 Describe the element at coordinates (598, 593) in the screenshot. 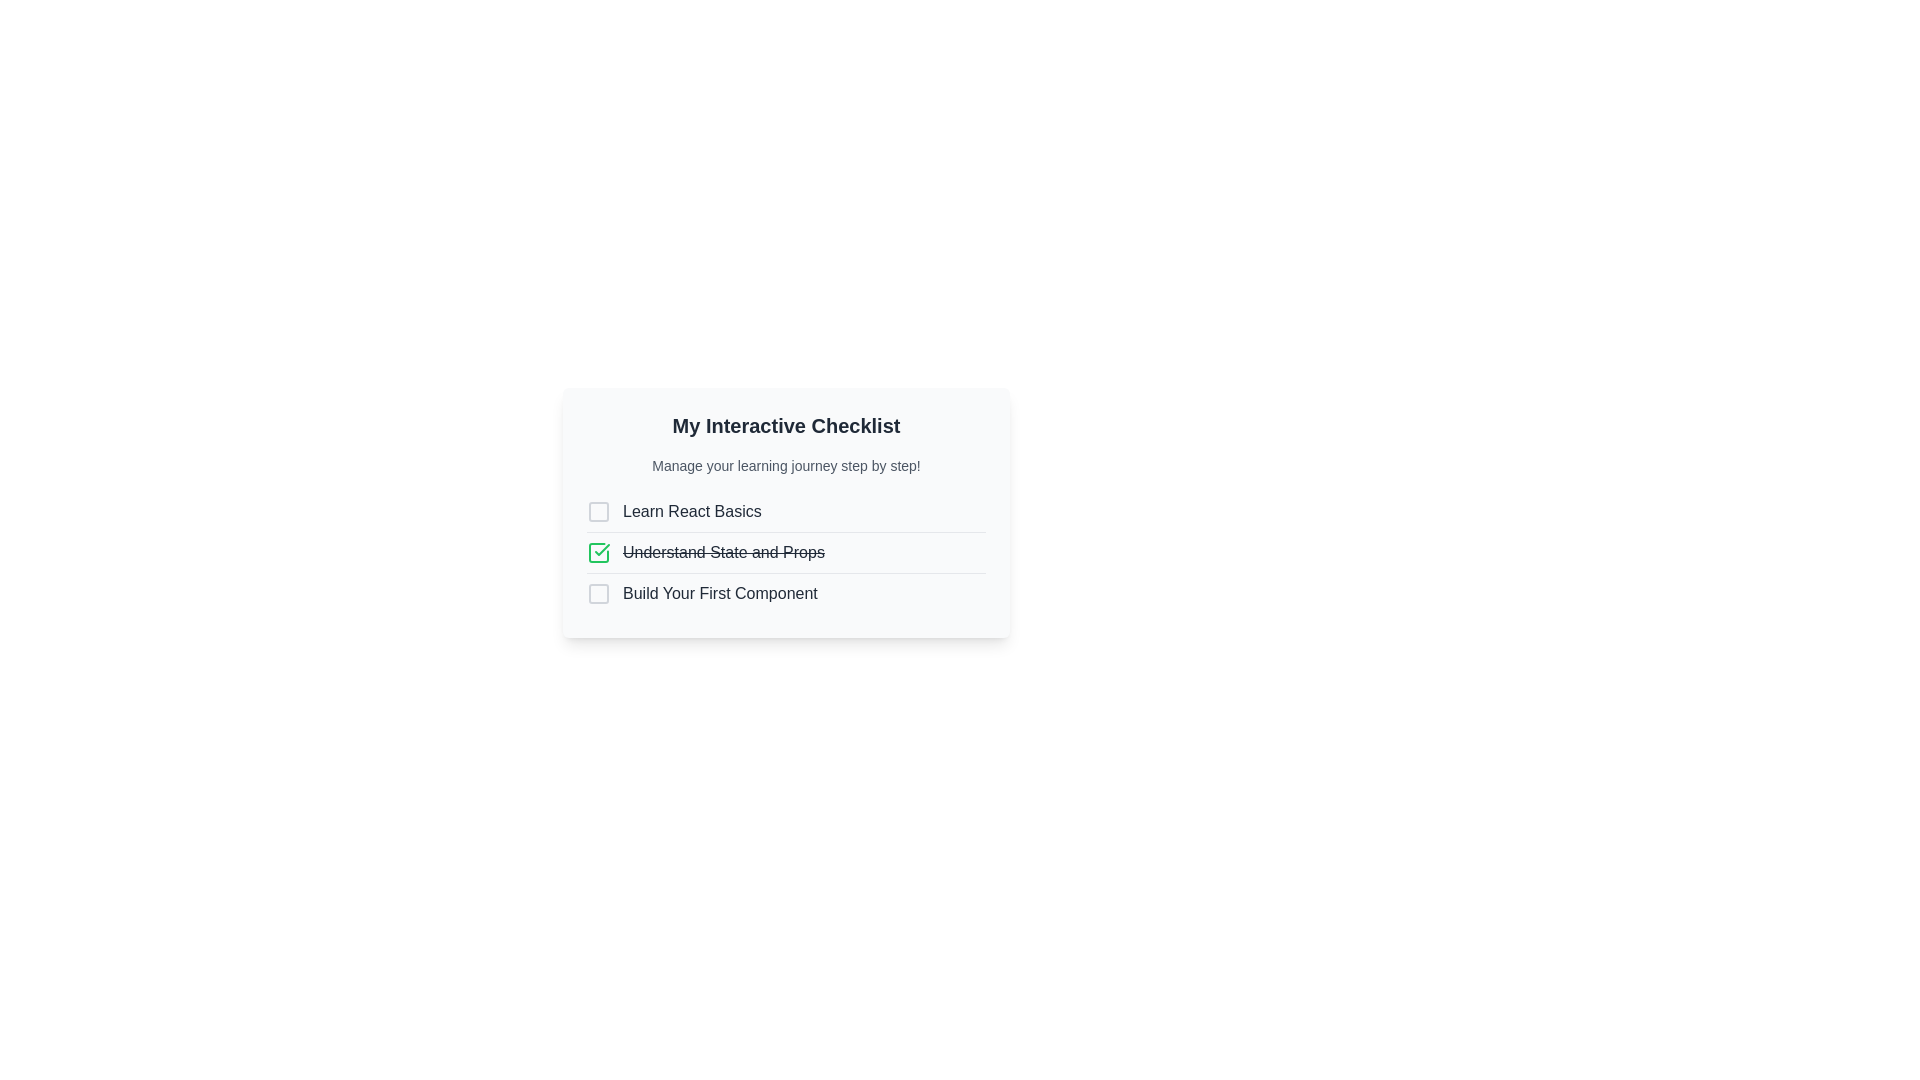

I see `the visual checkbox representing an unchecked item in the checklist titled 'Build Your First Component'` at that location.